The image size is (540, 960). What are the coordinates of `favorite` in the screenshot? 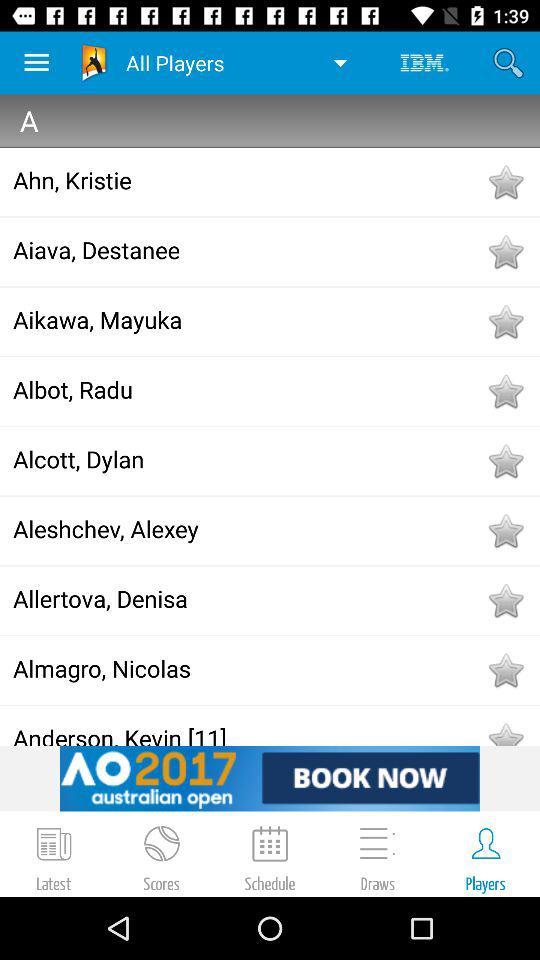 It's located at (504, 529).